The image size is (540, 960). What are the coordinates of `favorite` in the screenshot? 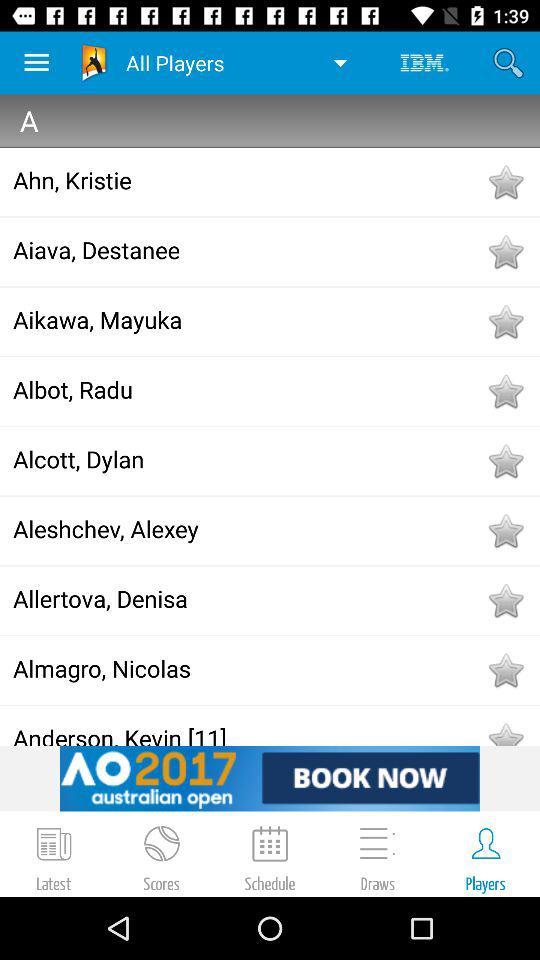 It's located at (504, 529).